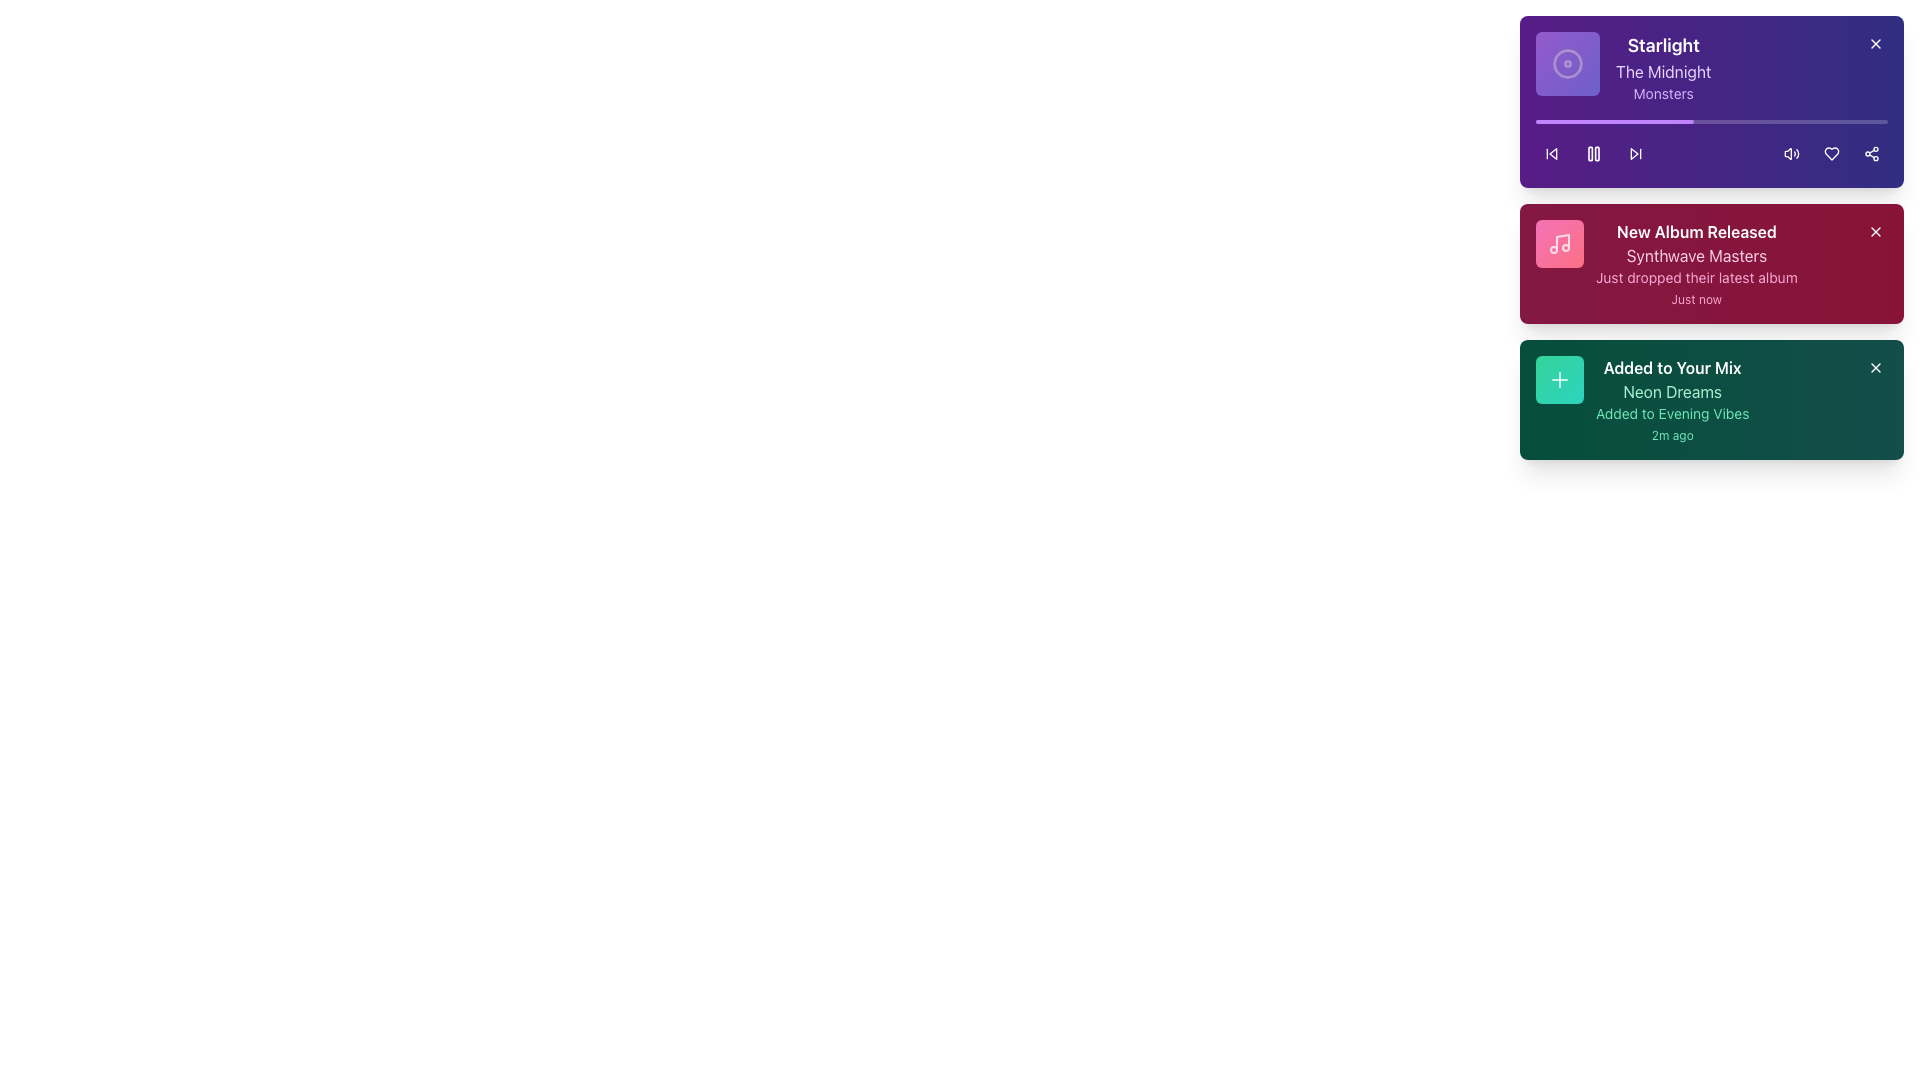  What do you see at coordinates (1711, 153) in the screenshot?
I see `the Playback control bar` at bounding box center [1711, 153].